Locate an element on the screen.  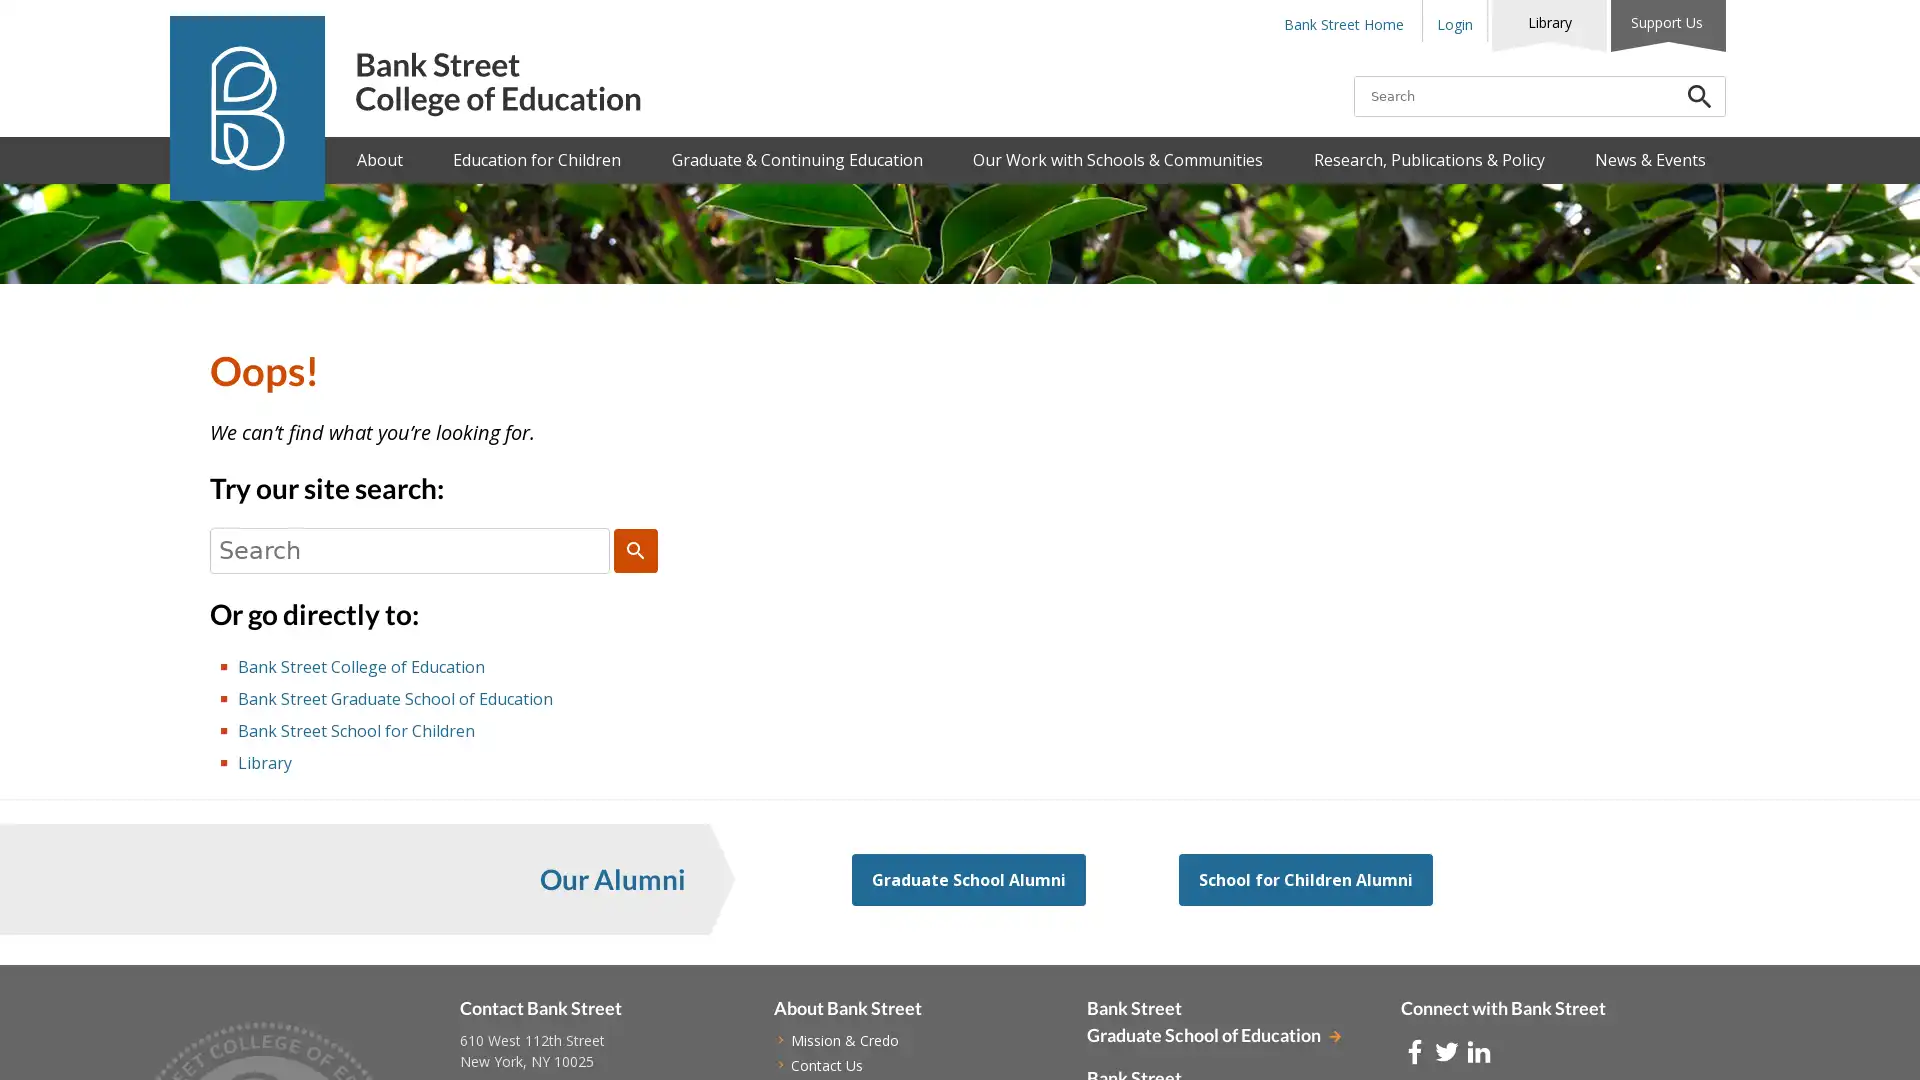
Research, Publications & Policy is located at coordinates (1427, 159).